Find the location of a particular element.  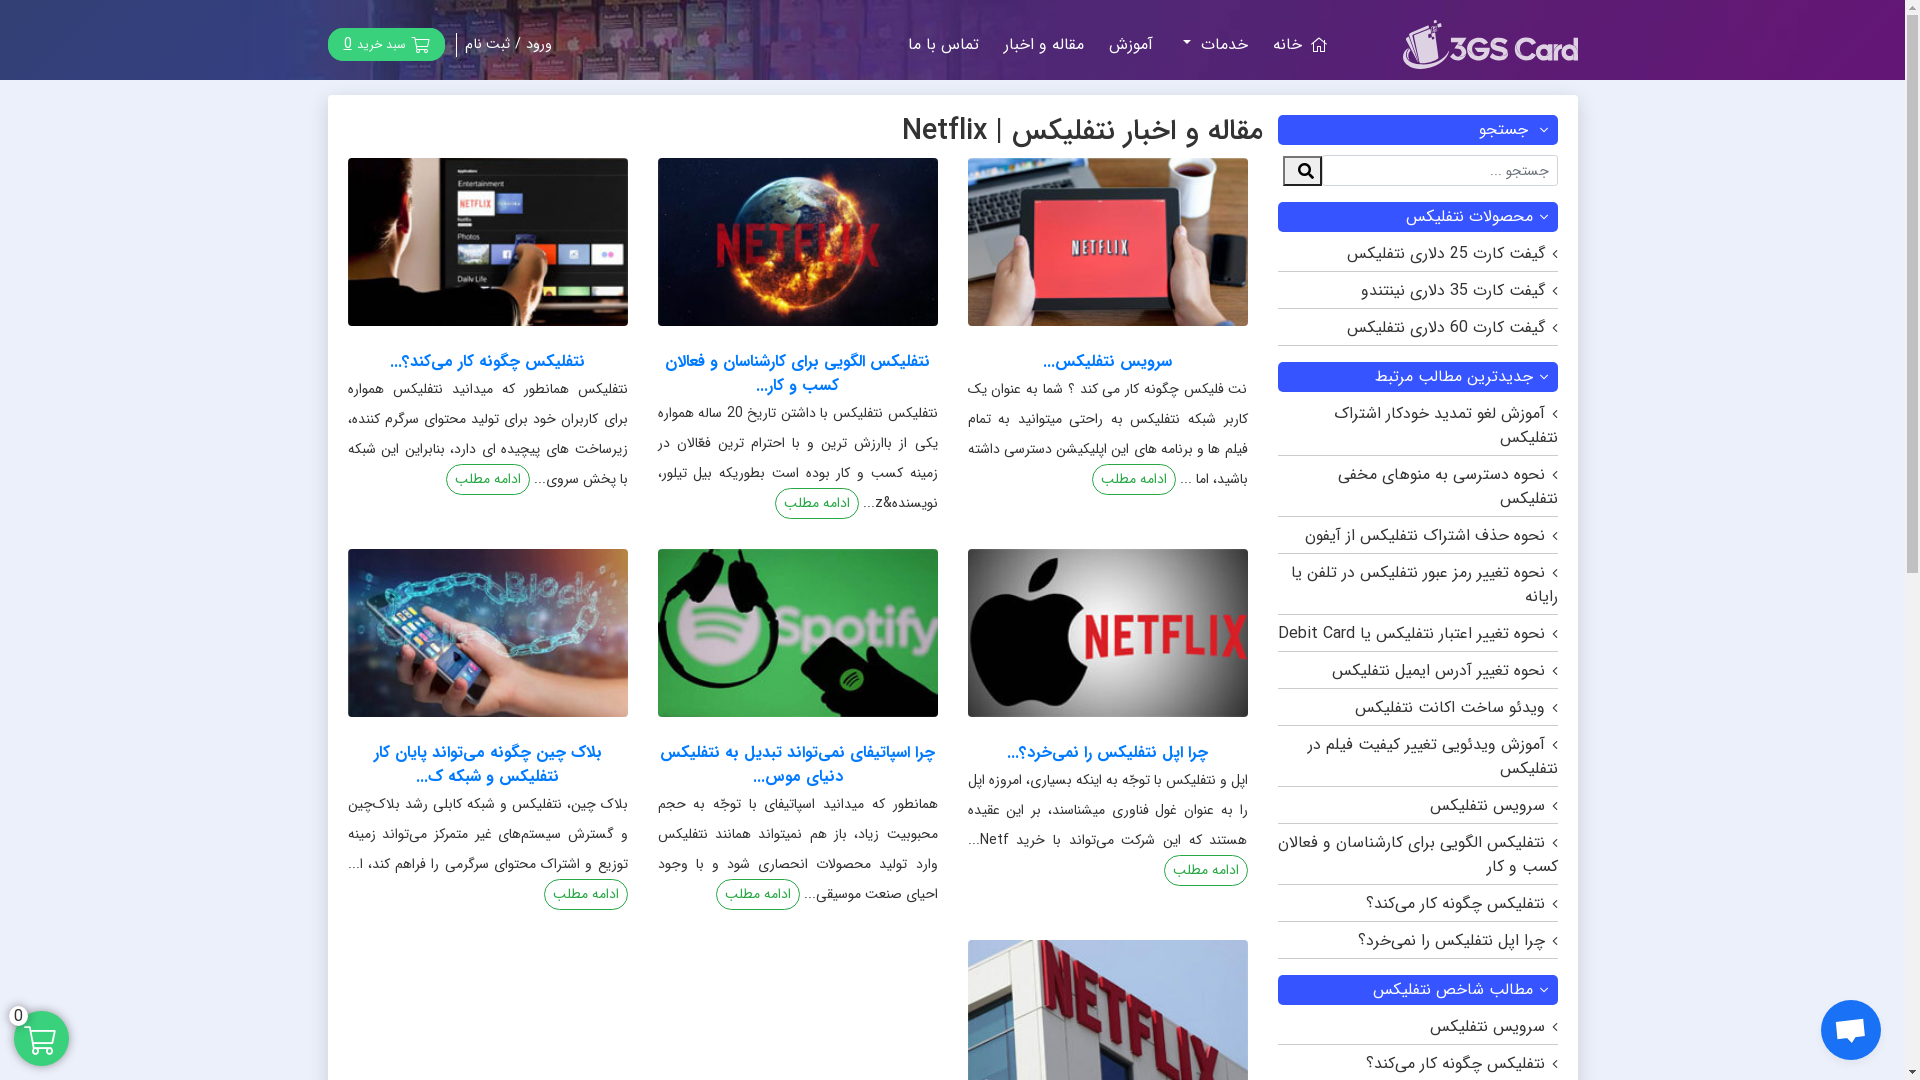

'3gscard' is located at coordinates (1489, 55).